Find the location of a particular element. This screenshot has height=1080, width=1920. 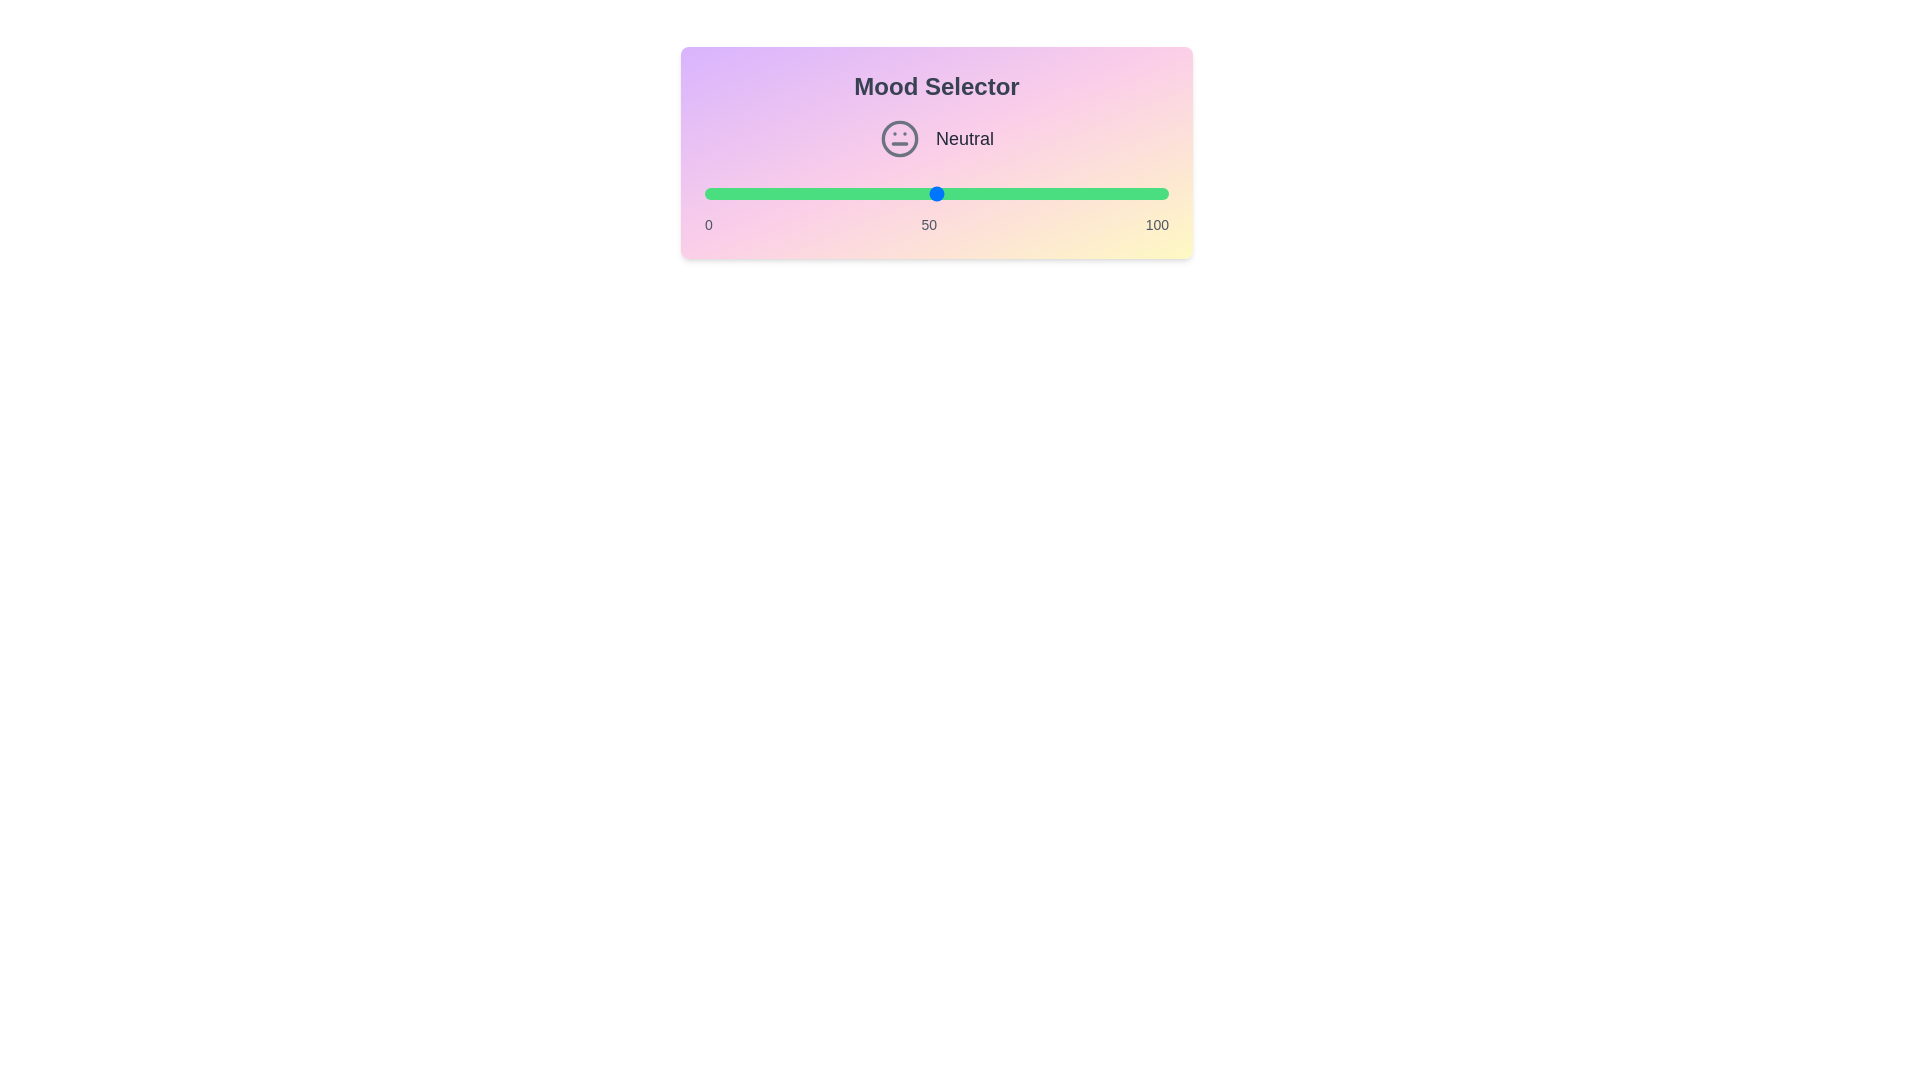

the mood value to 37 by adjusting the slider is located at coordinates (876, 193).